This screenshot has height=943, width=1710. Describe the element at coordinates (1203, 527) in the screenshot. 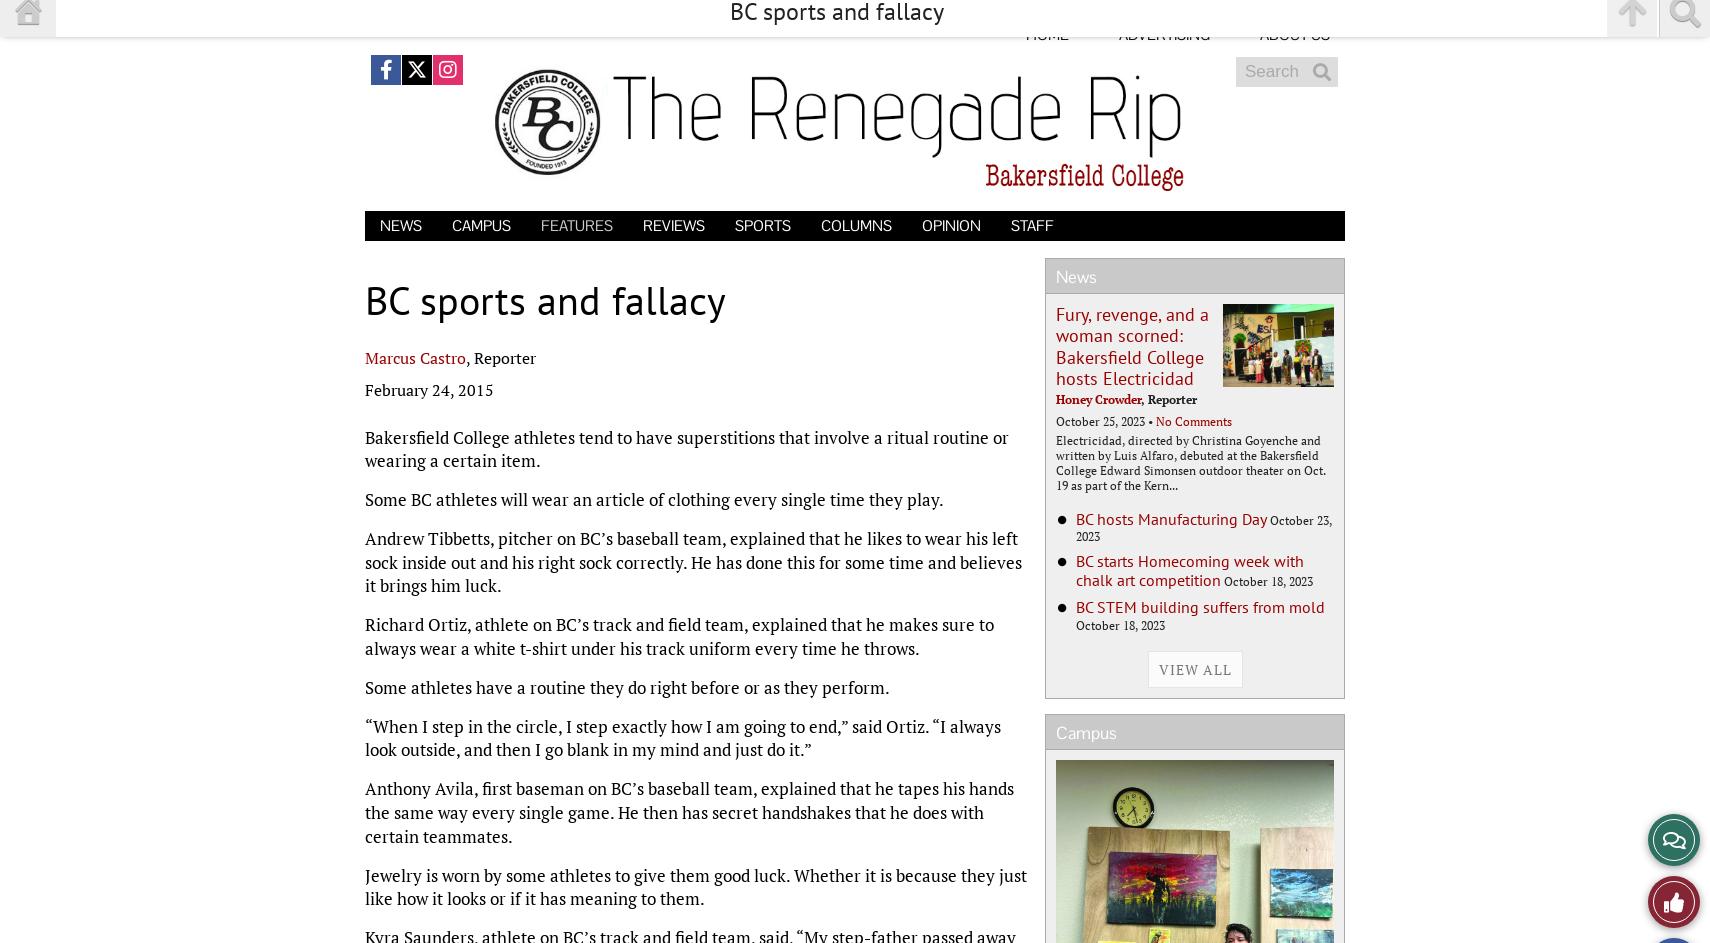

I see `'October 23, 2023'` at that location.